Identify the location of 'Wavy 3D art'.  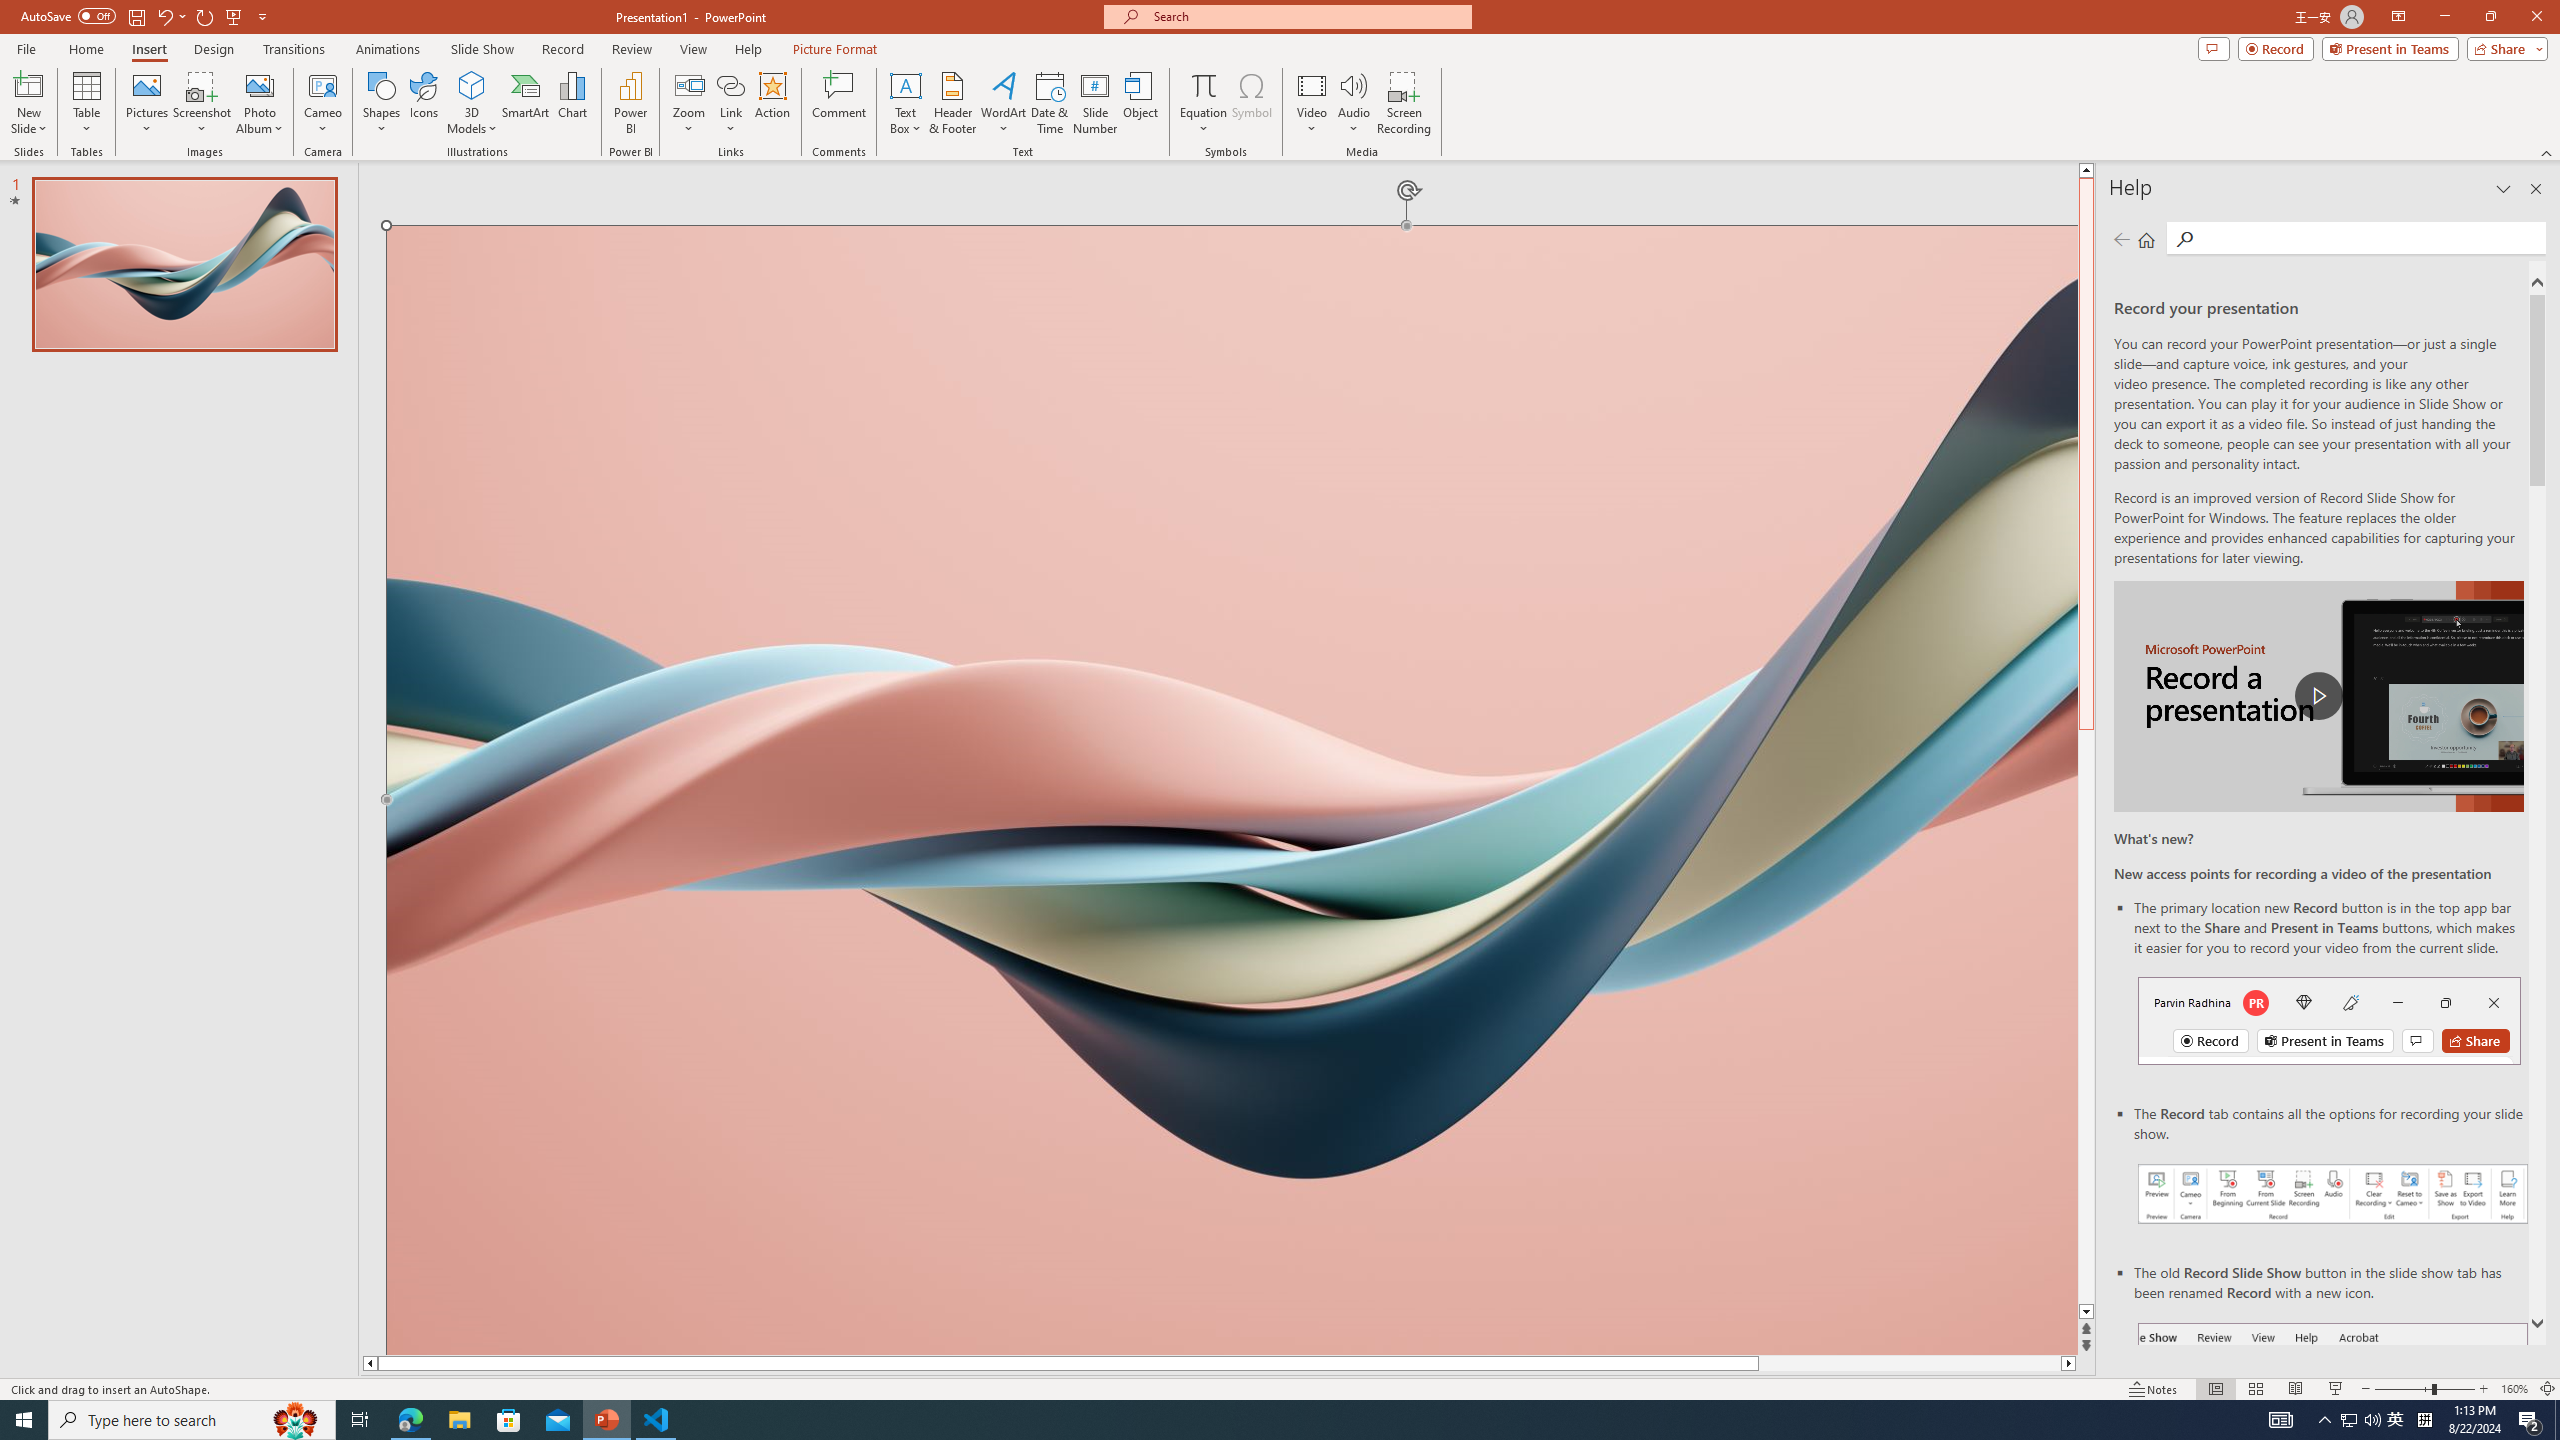
(1231, 789).